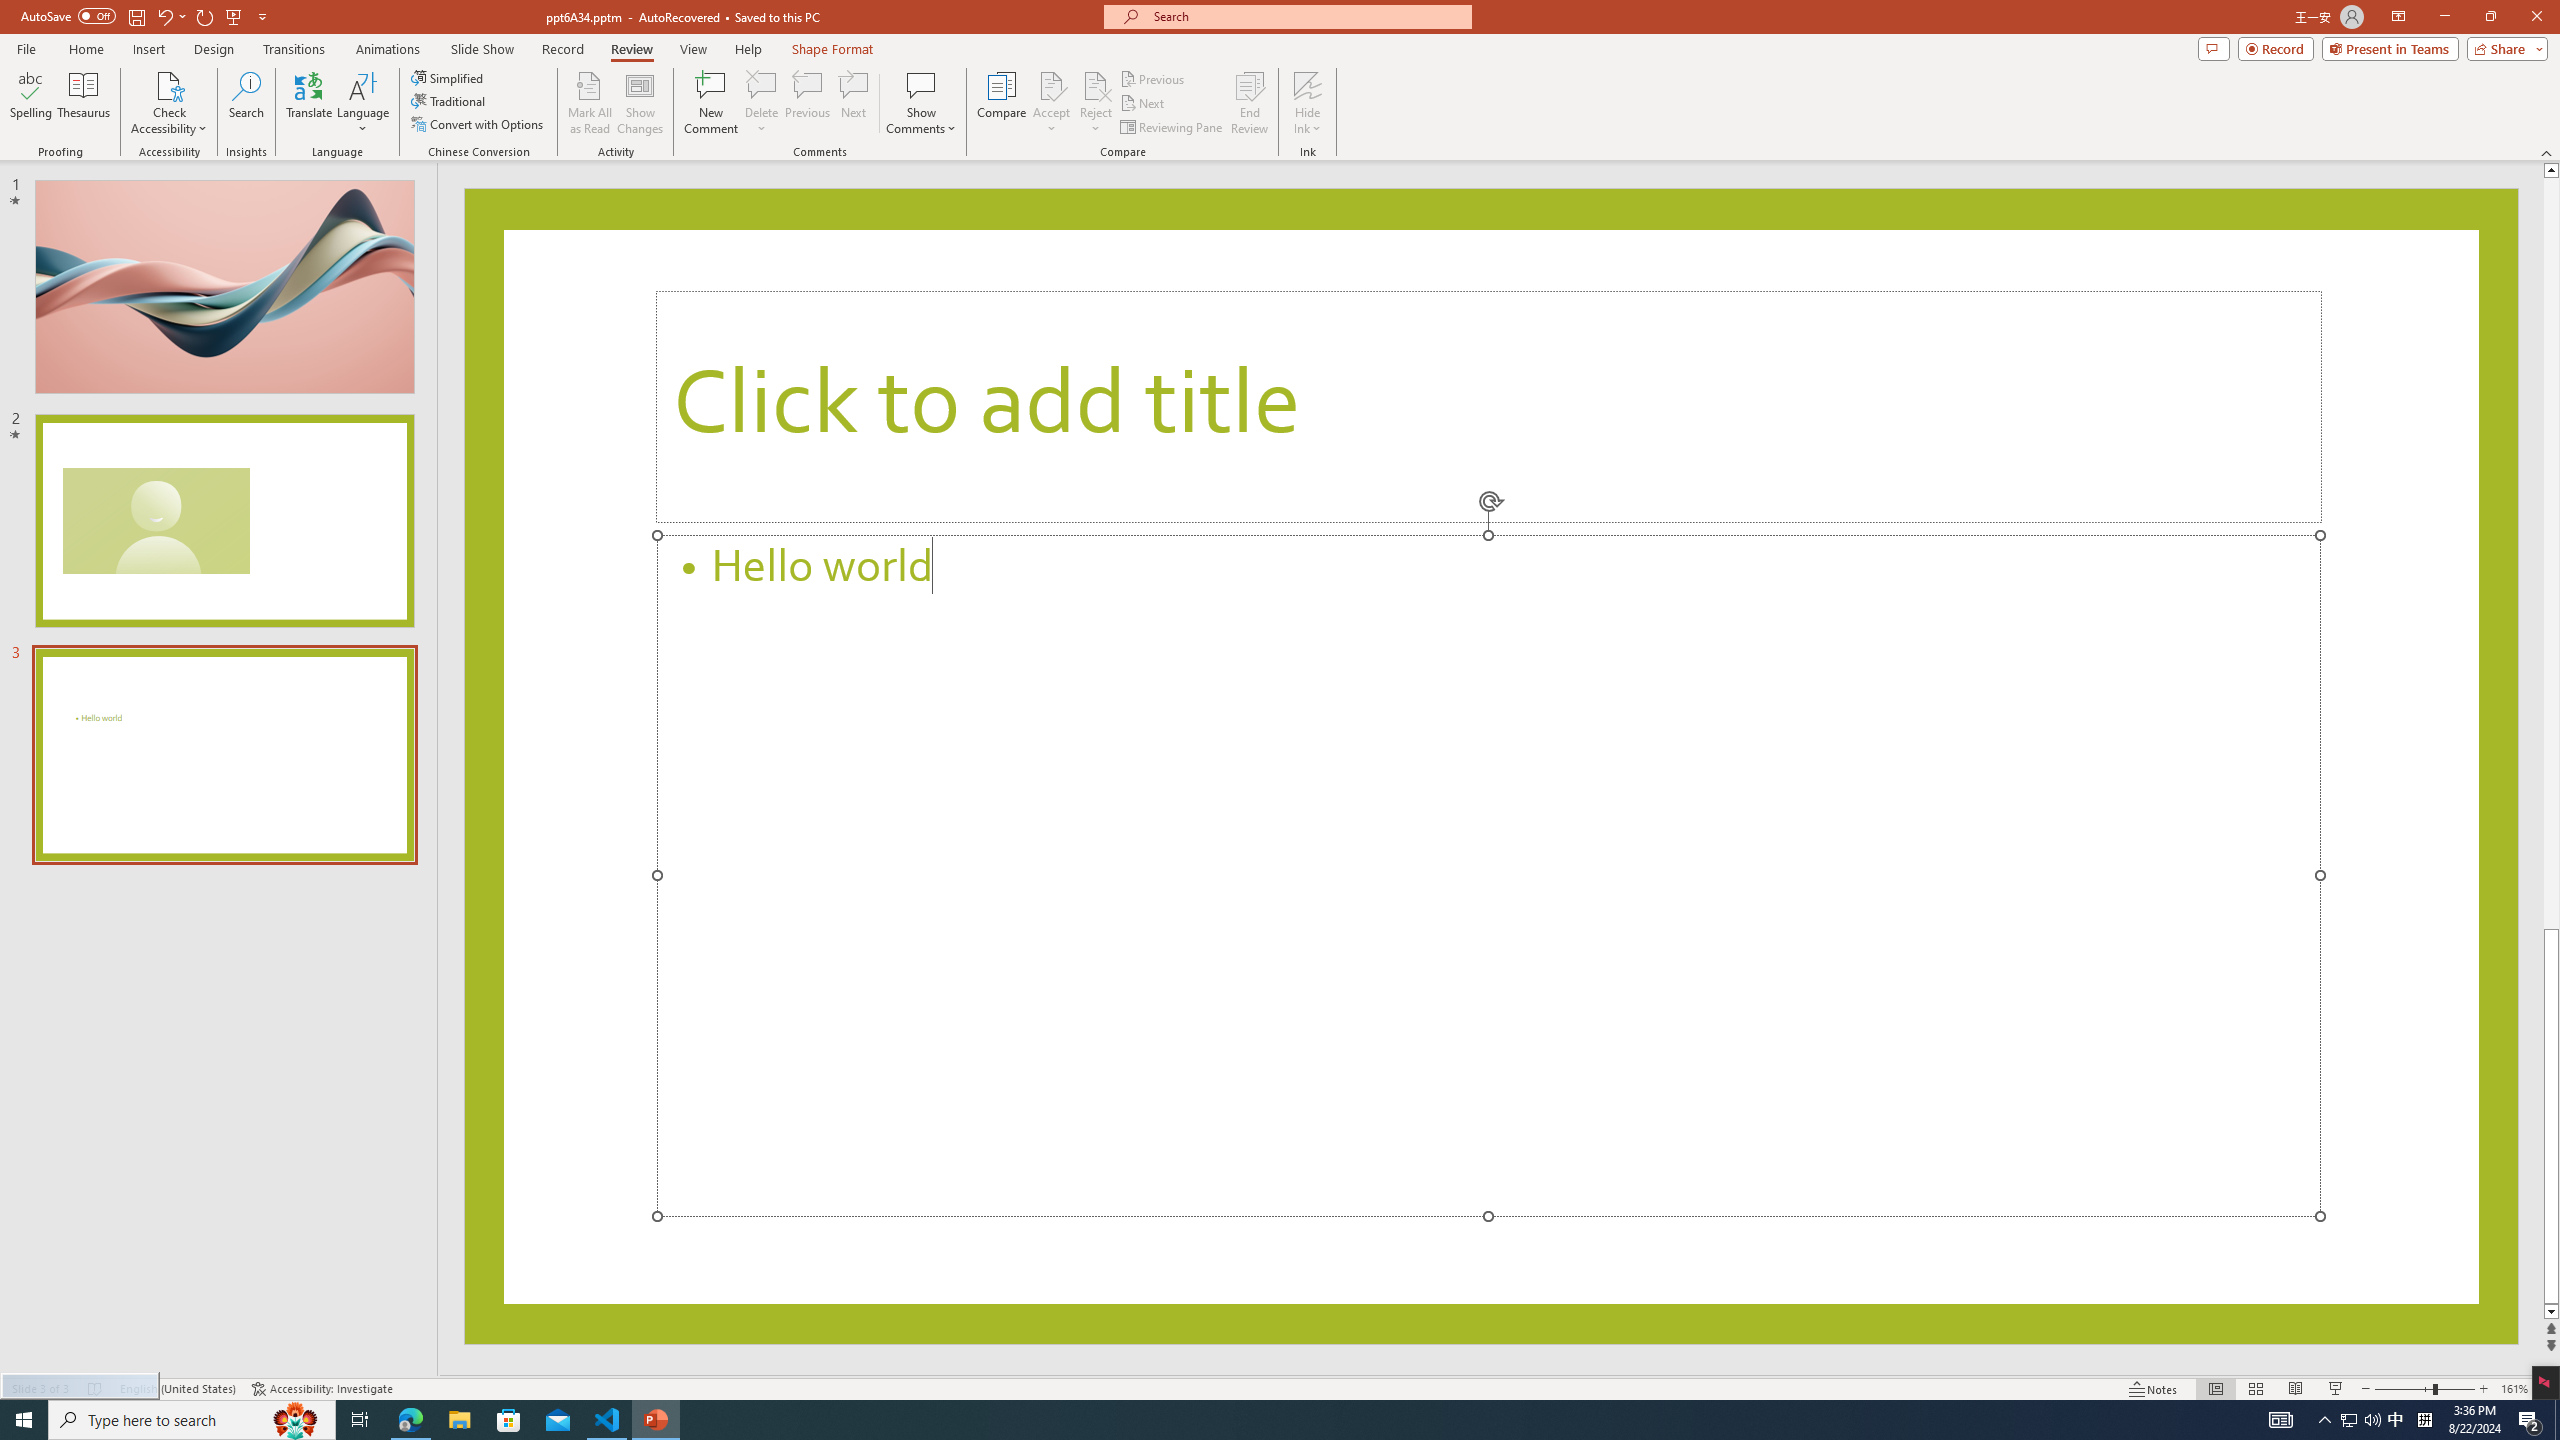  What do you see at coordinates (2547, 1389) in the screenshot?
I see `'Zoom to Fit '` at bounding box center [2547, 1389].